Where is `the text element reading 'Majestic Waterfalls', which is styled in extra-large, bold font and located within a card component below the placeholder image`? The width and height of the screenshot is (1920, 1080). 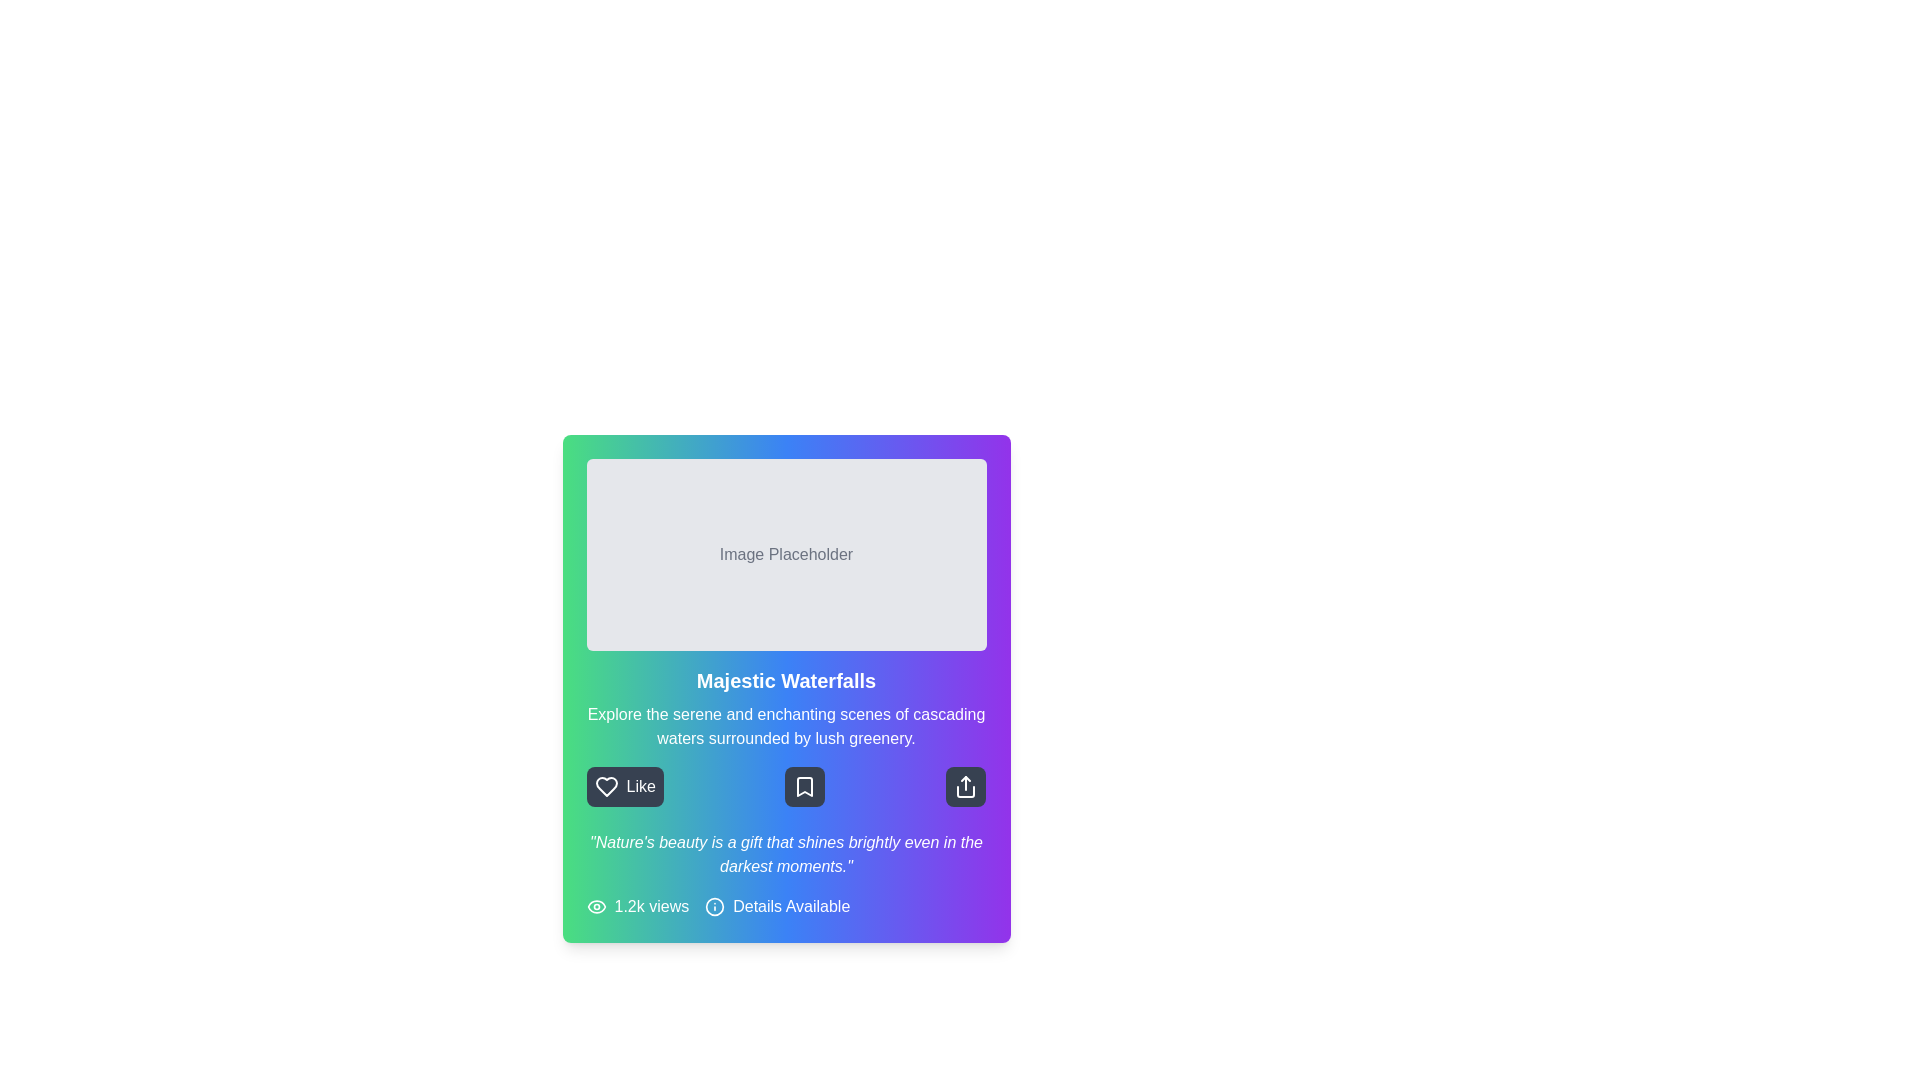 the text element reading 'Majestic Waterfalls', which is styled in extra-large, bold font and located within a card component below the placeholder image is located at coordinates (785, 680).